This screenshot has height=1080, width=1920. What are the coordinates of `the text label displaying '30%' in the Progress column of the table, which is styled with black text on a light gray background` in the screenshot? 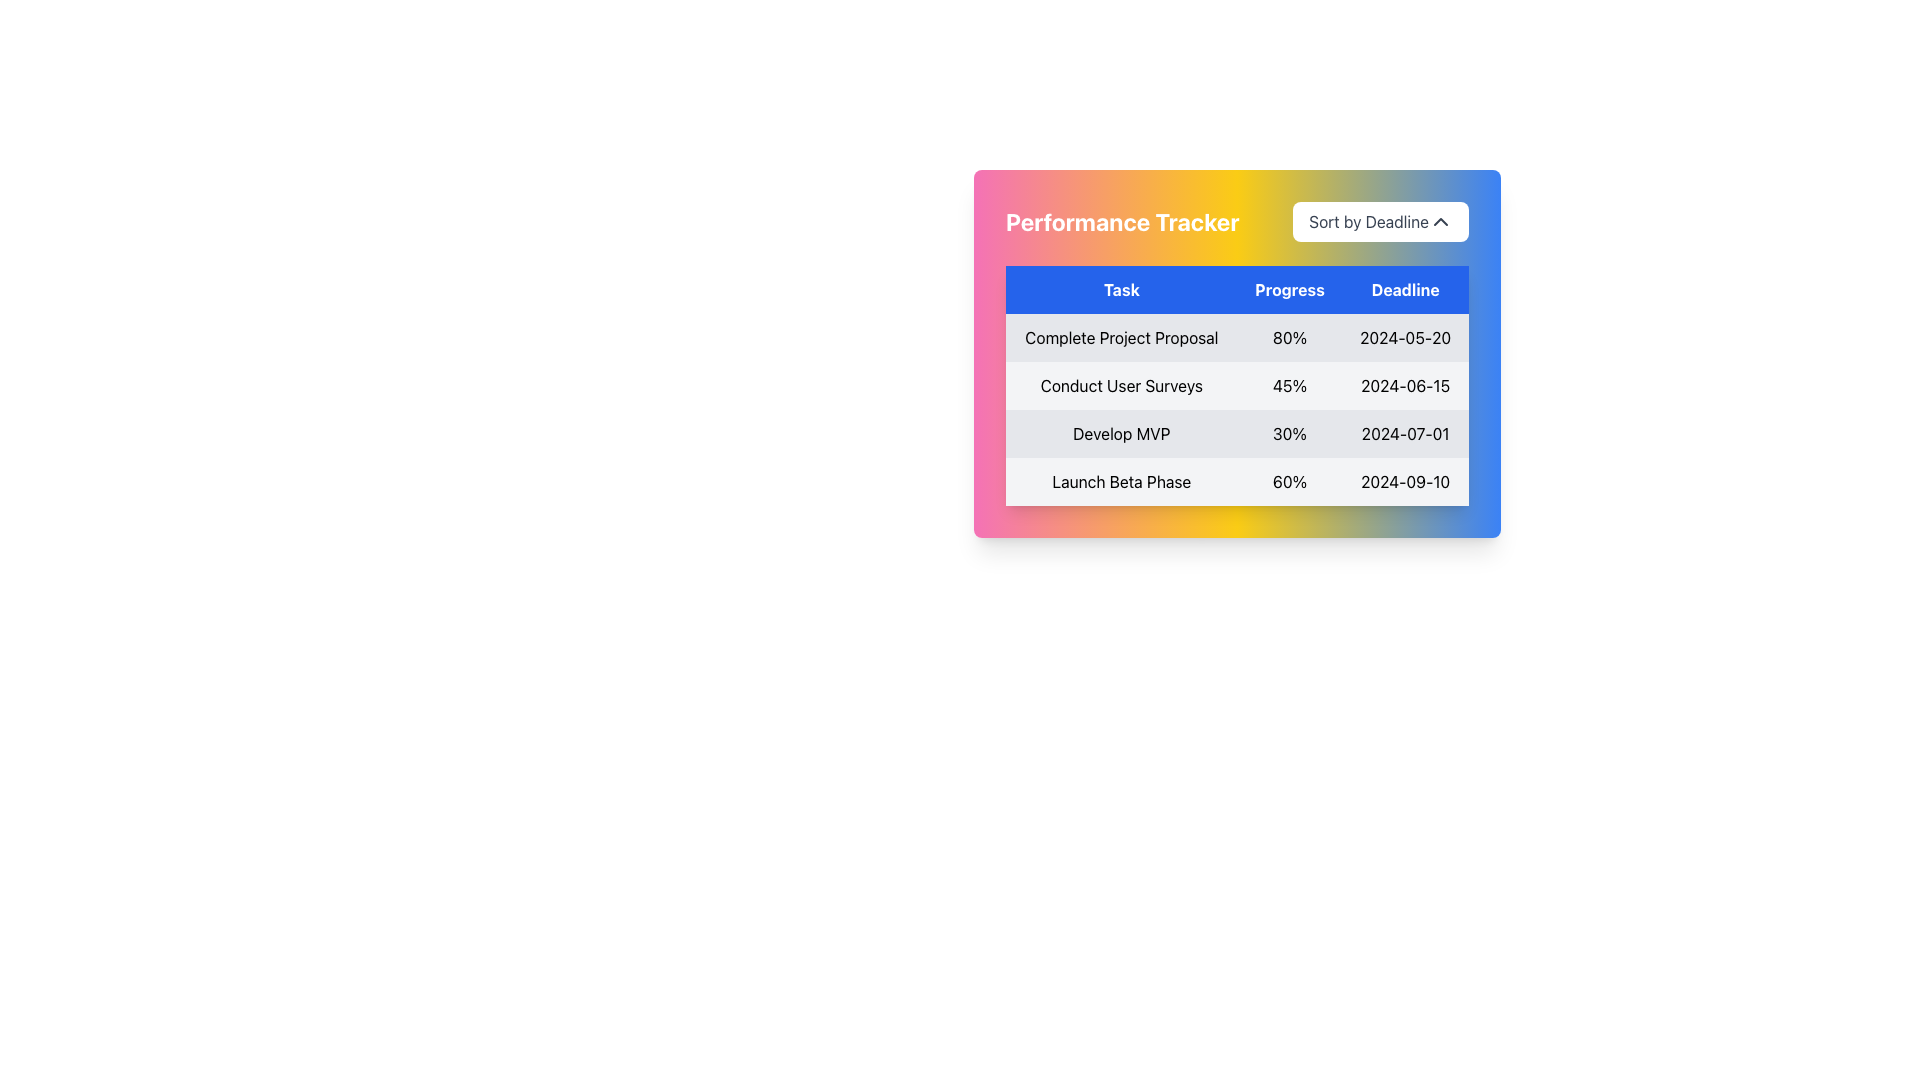 It's located at (1290, 433).